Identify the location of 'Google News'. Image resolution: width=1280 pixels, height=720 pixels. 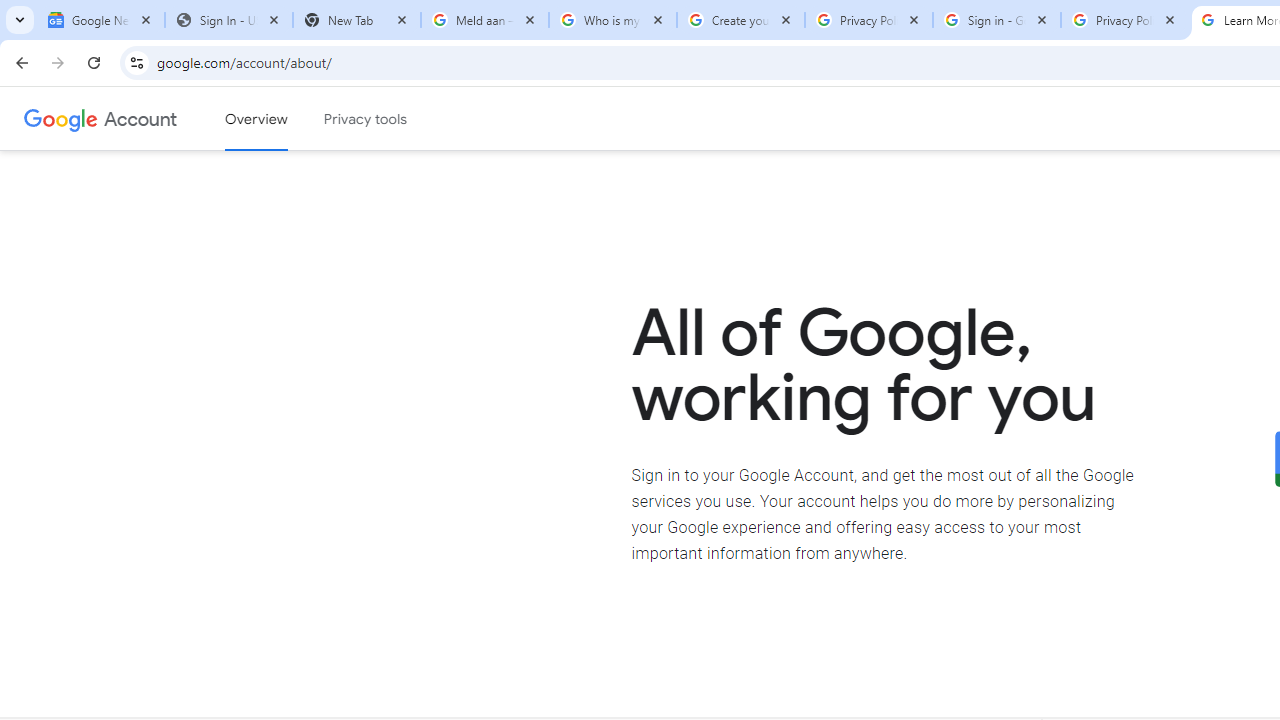
(100, 20).